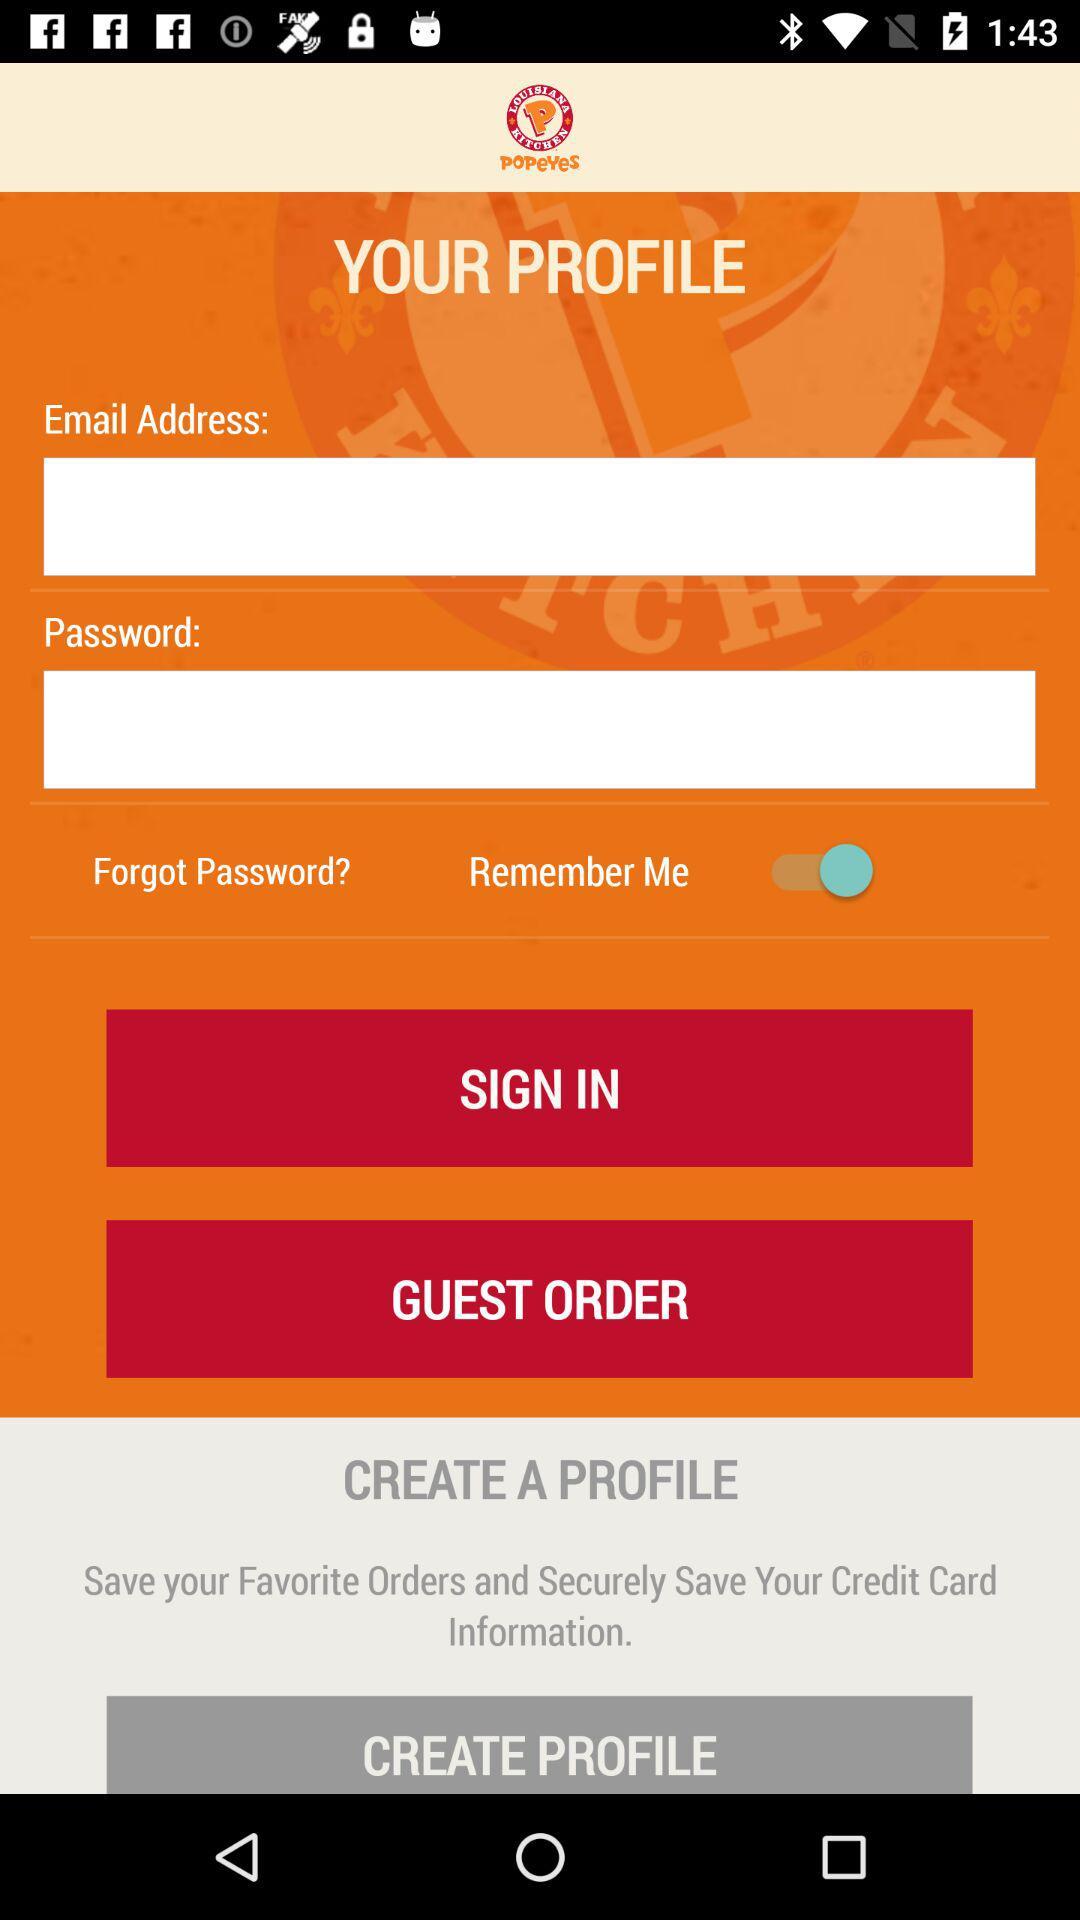 The height and width of the screenshot is (1920, 1080). I want to click on the item above the create a profile icon, so click(538, 1298).